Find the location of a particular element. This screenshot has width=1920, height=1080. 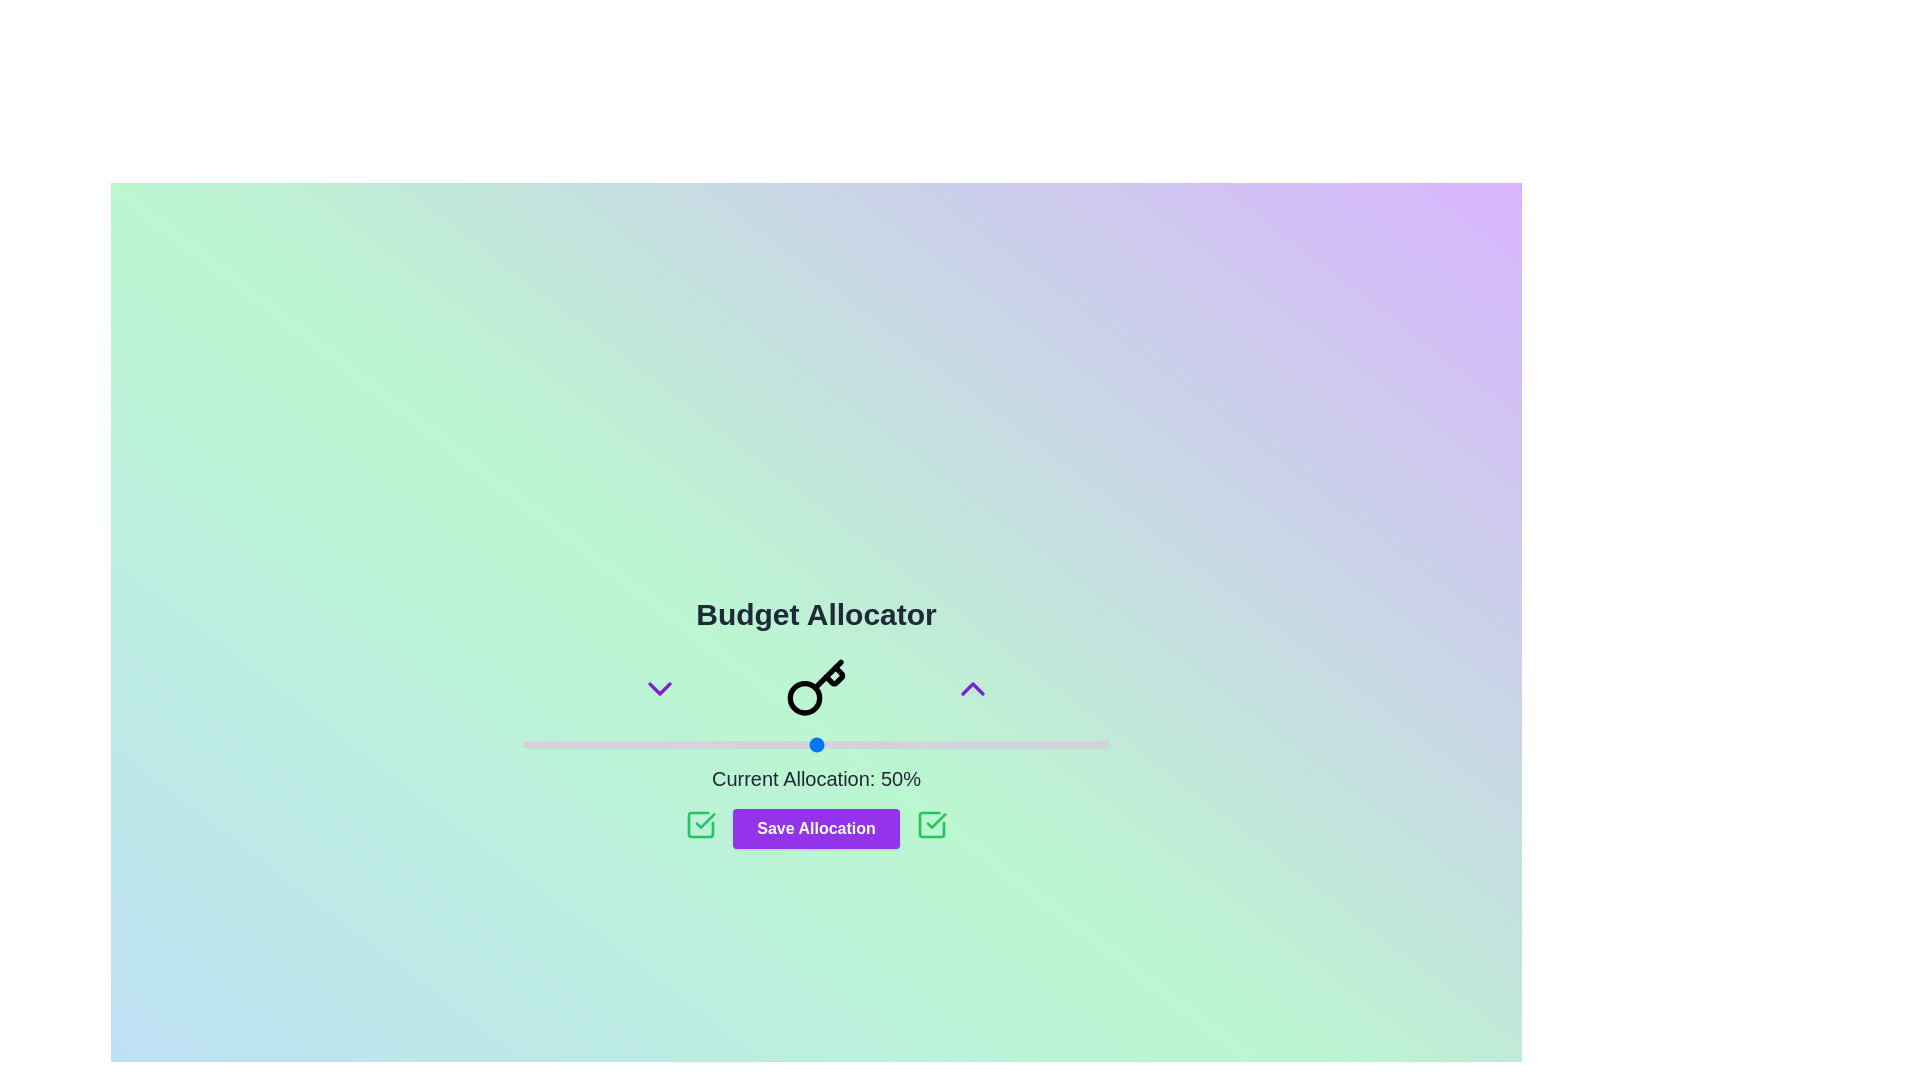

the chevron button to adjust the budget by decrease is located at coordinates (660, 688).